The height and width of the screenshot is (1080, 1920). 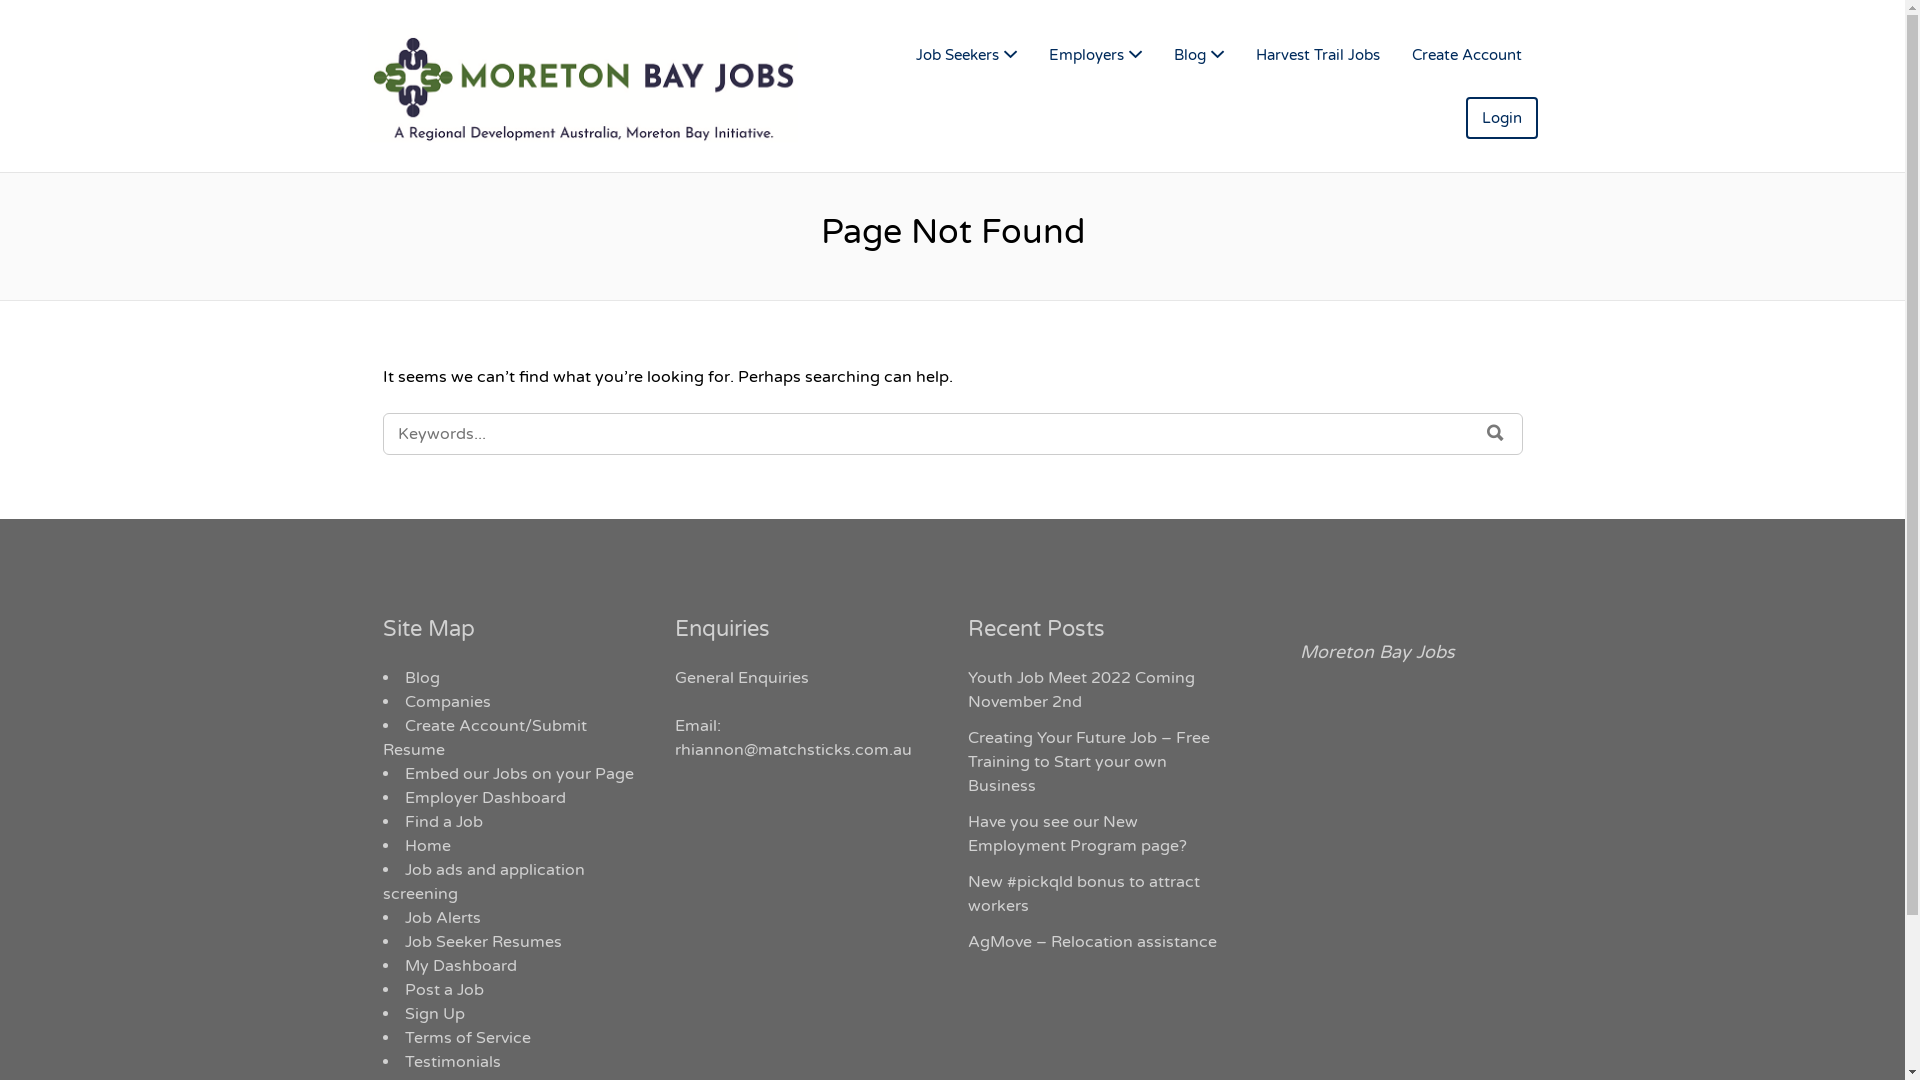 What do you see at coordinates (483, 881) in the screenshot?
I see `'Job ads and application screening'` at bounding box center [483, 881].